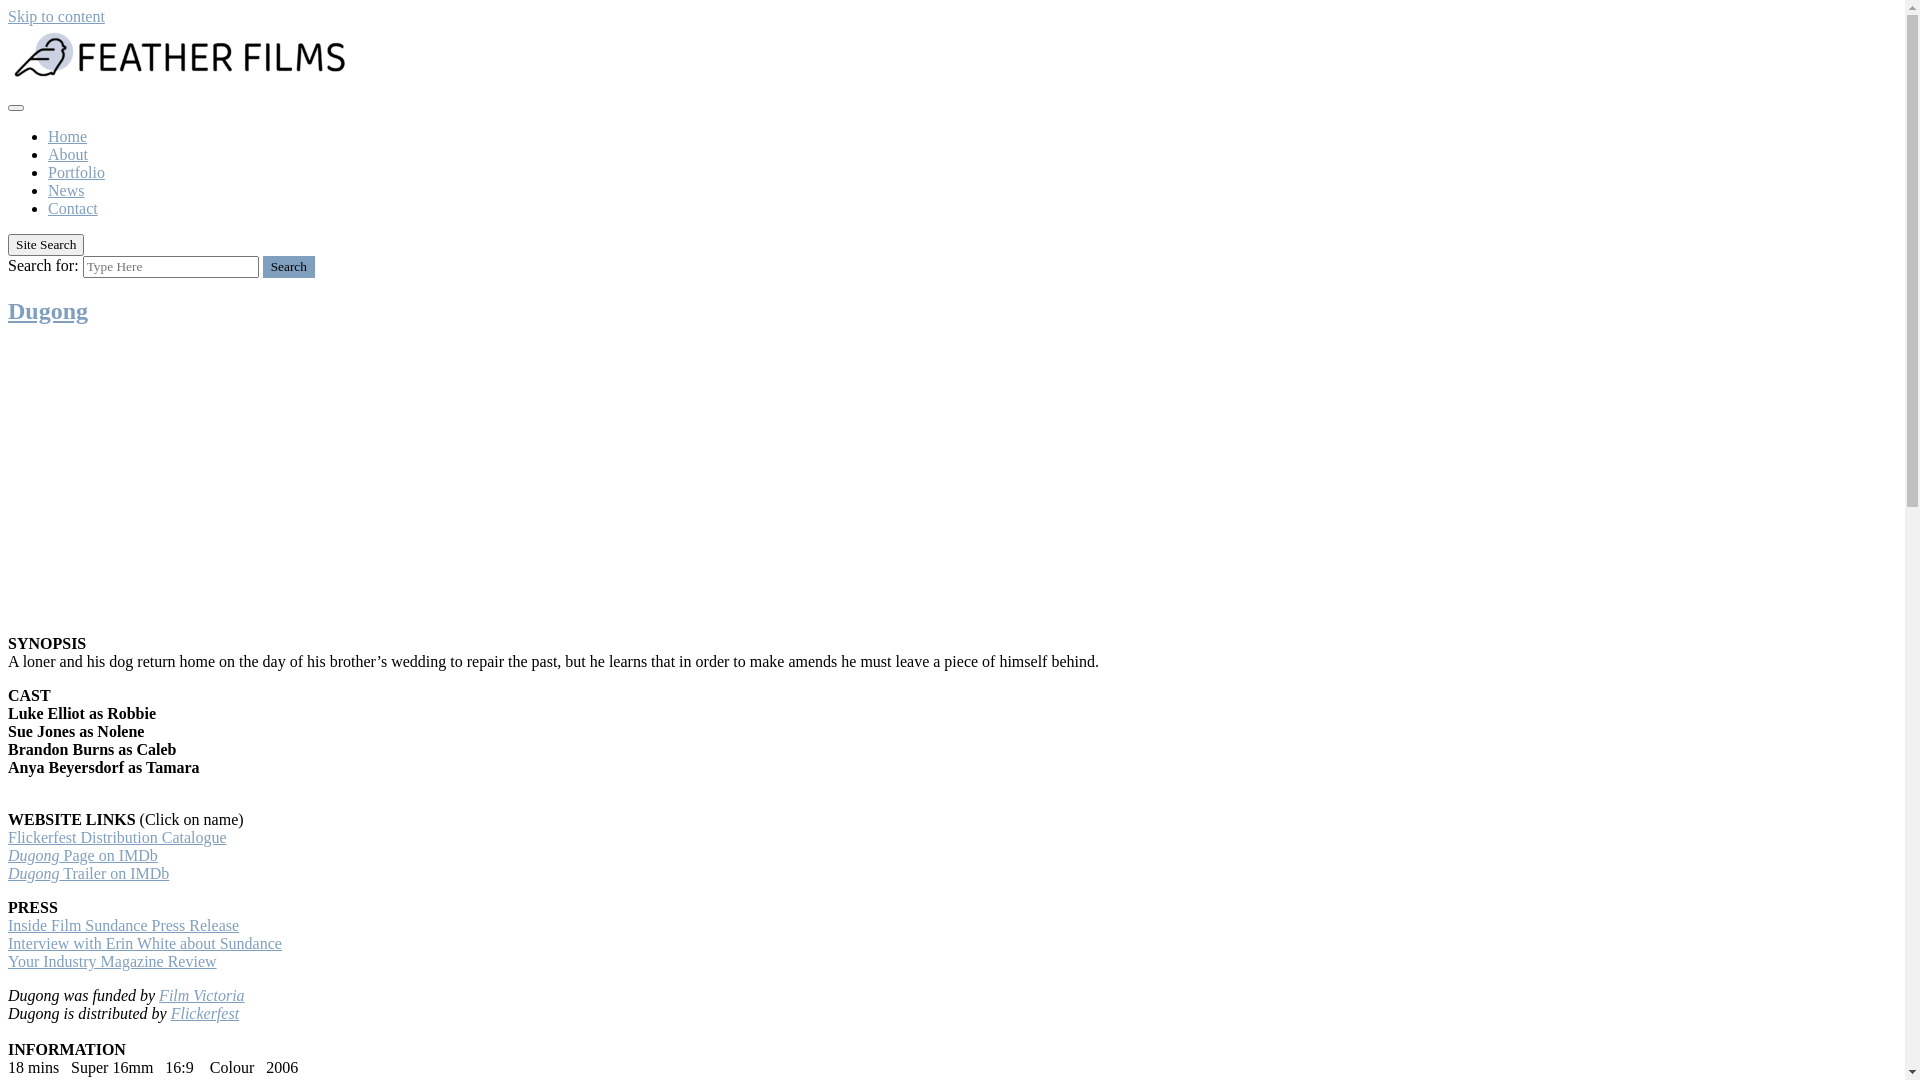 The image size is (1920, 1080). Describe the element at coordinates (205, 1013) in the screenshot. I see `'Flickerfest'` at that location.